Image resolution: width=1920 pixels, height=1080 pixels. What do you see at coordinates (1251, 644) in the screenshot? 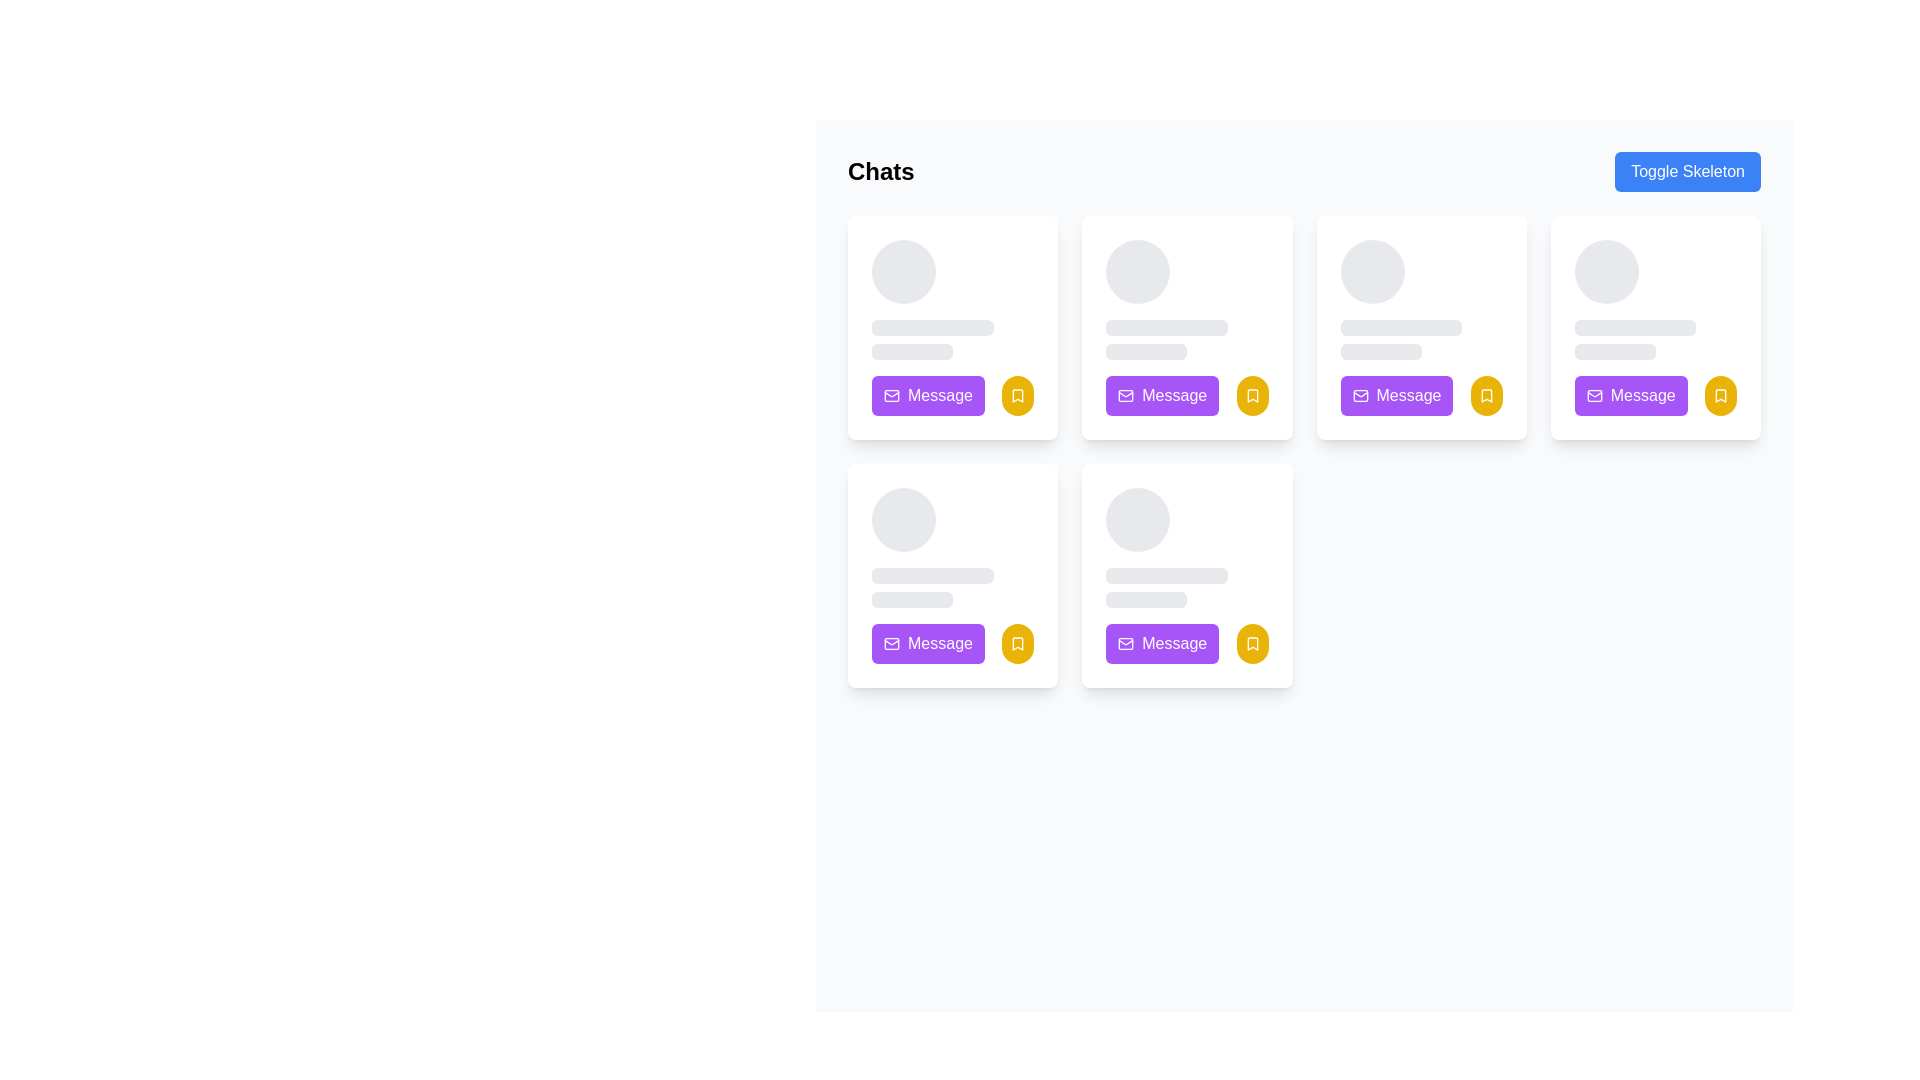
I see `the yellow bookmark-shaped icon with a cut-out area located in the bottom right corner of the last card in the lower row of a 2x3 grid` at bounding box center [1251, 644].